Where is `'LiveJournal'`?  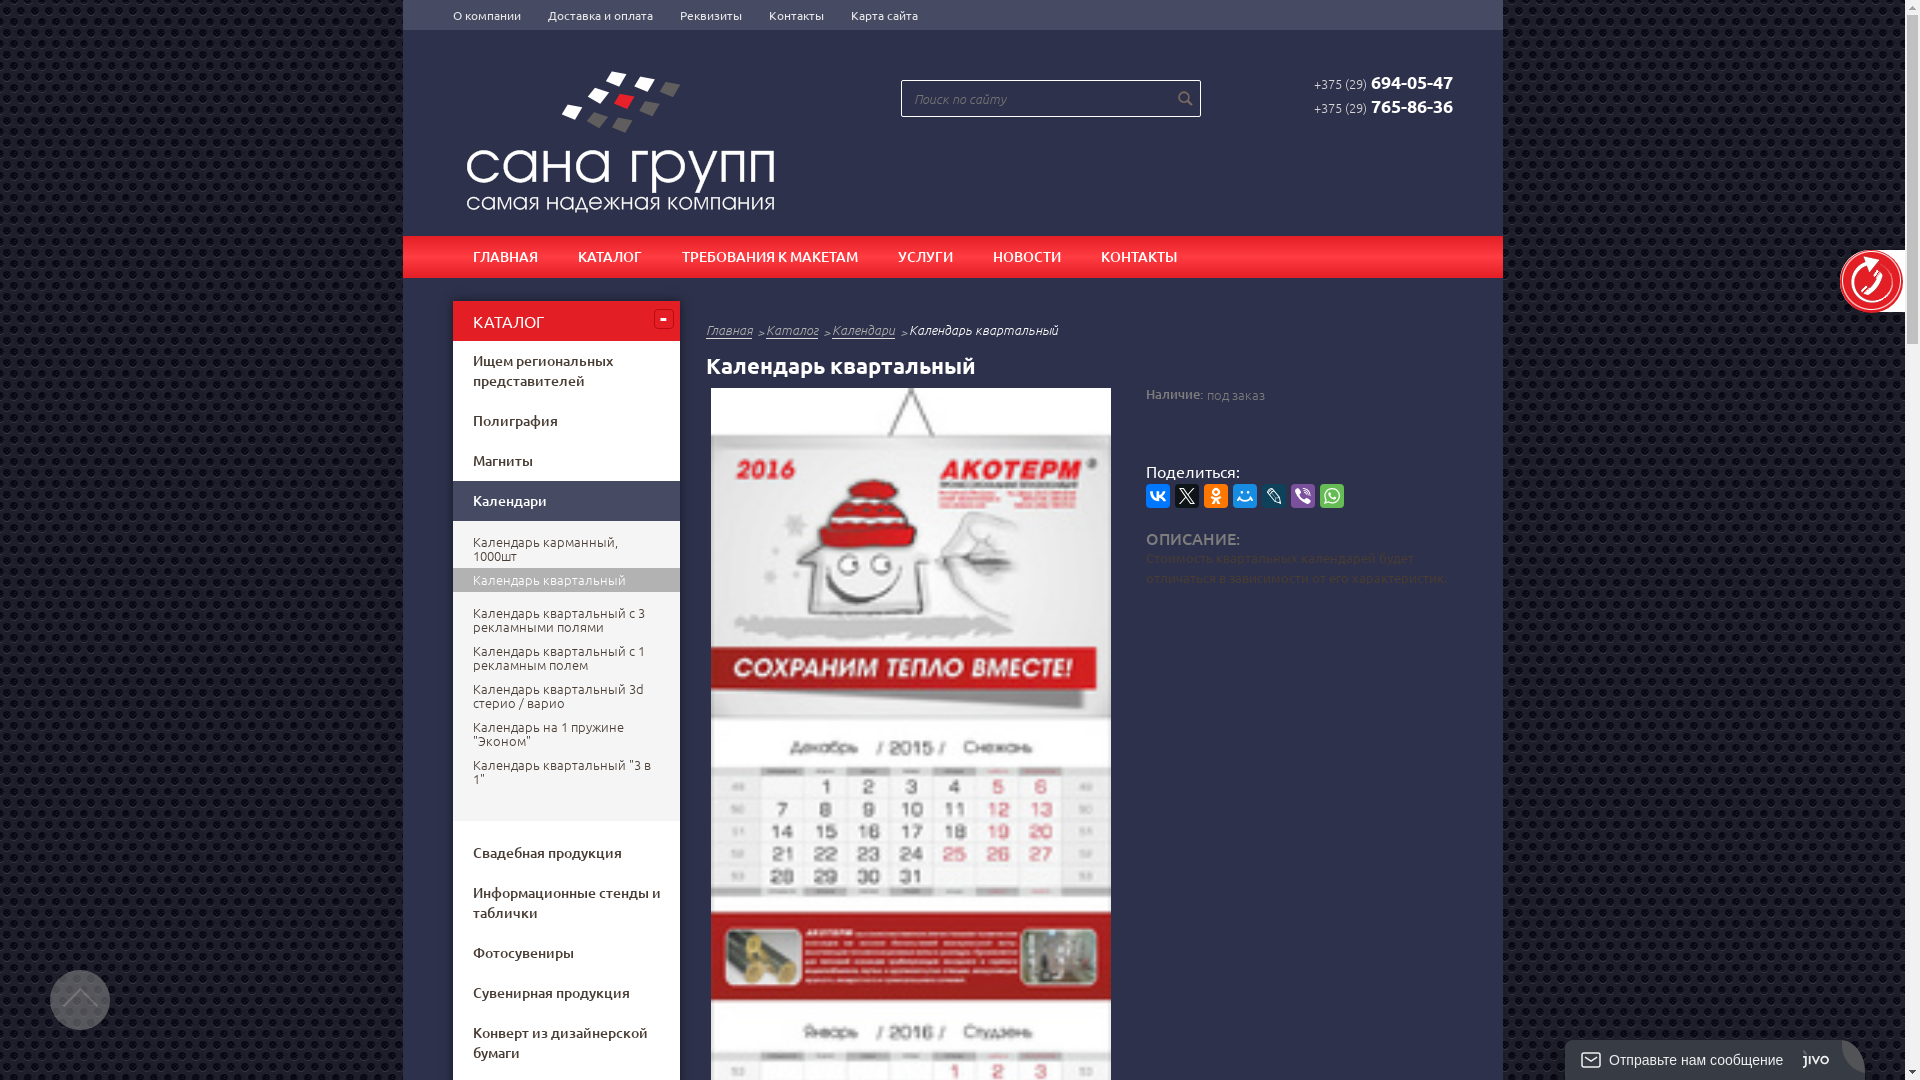
'LiveJournal' is located at coordinates (1272, 495).